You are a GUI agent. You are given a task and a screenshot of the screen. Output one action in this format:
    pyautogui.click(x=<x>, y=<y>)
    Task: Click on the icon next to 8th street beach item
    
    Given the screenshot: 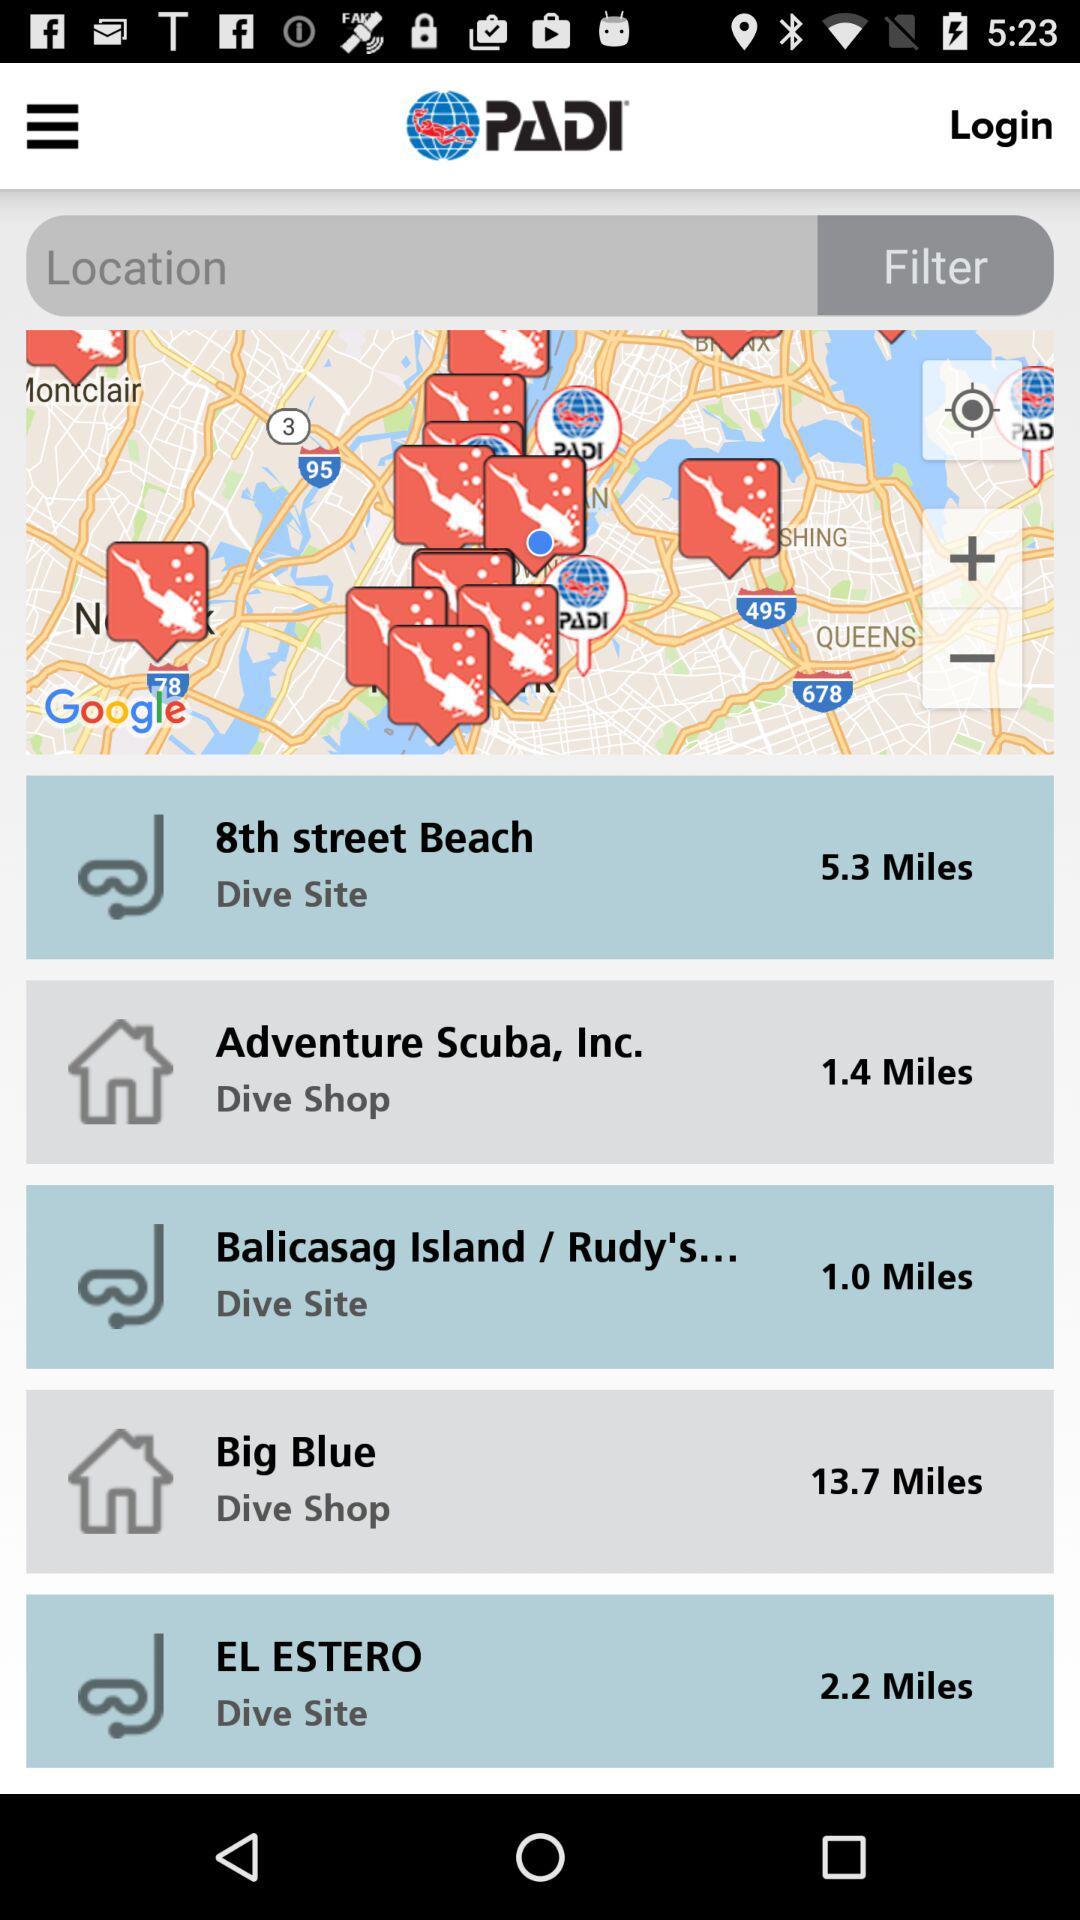 What is the action you would take?
    pyautogui.click(x=909, y=867)
    